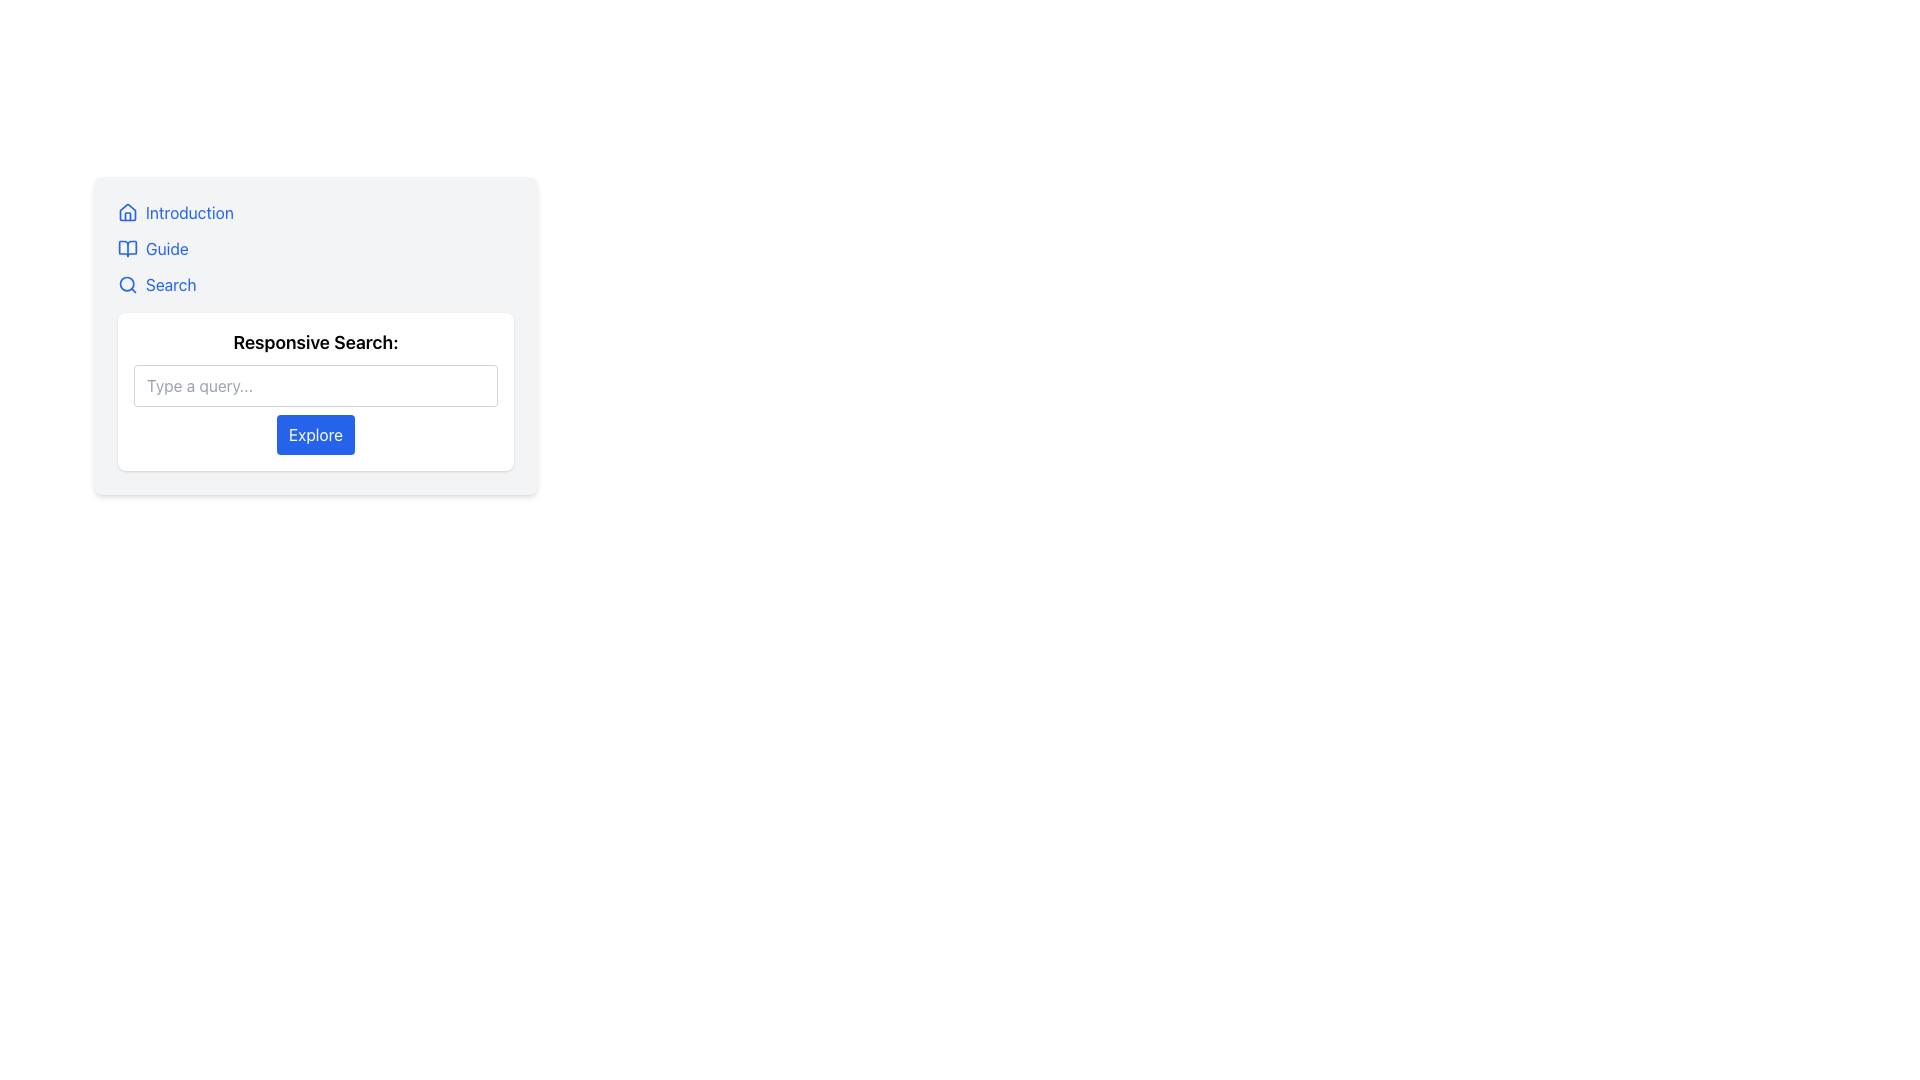  What do you see at coordinates (189, 212) in the screenshot?
I see `the 'Introduction' hyperlink label, which is styled in blue and located next to a house icon in the vertical navigation menu` at bounding box center [189, 212].